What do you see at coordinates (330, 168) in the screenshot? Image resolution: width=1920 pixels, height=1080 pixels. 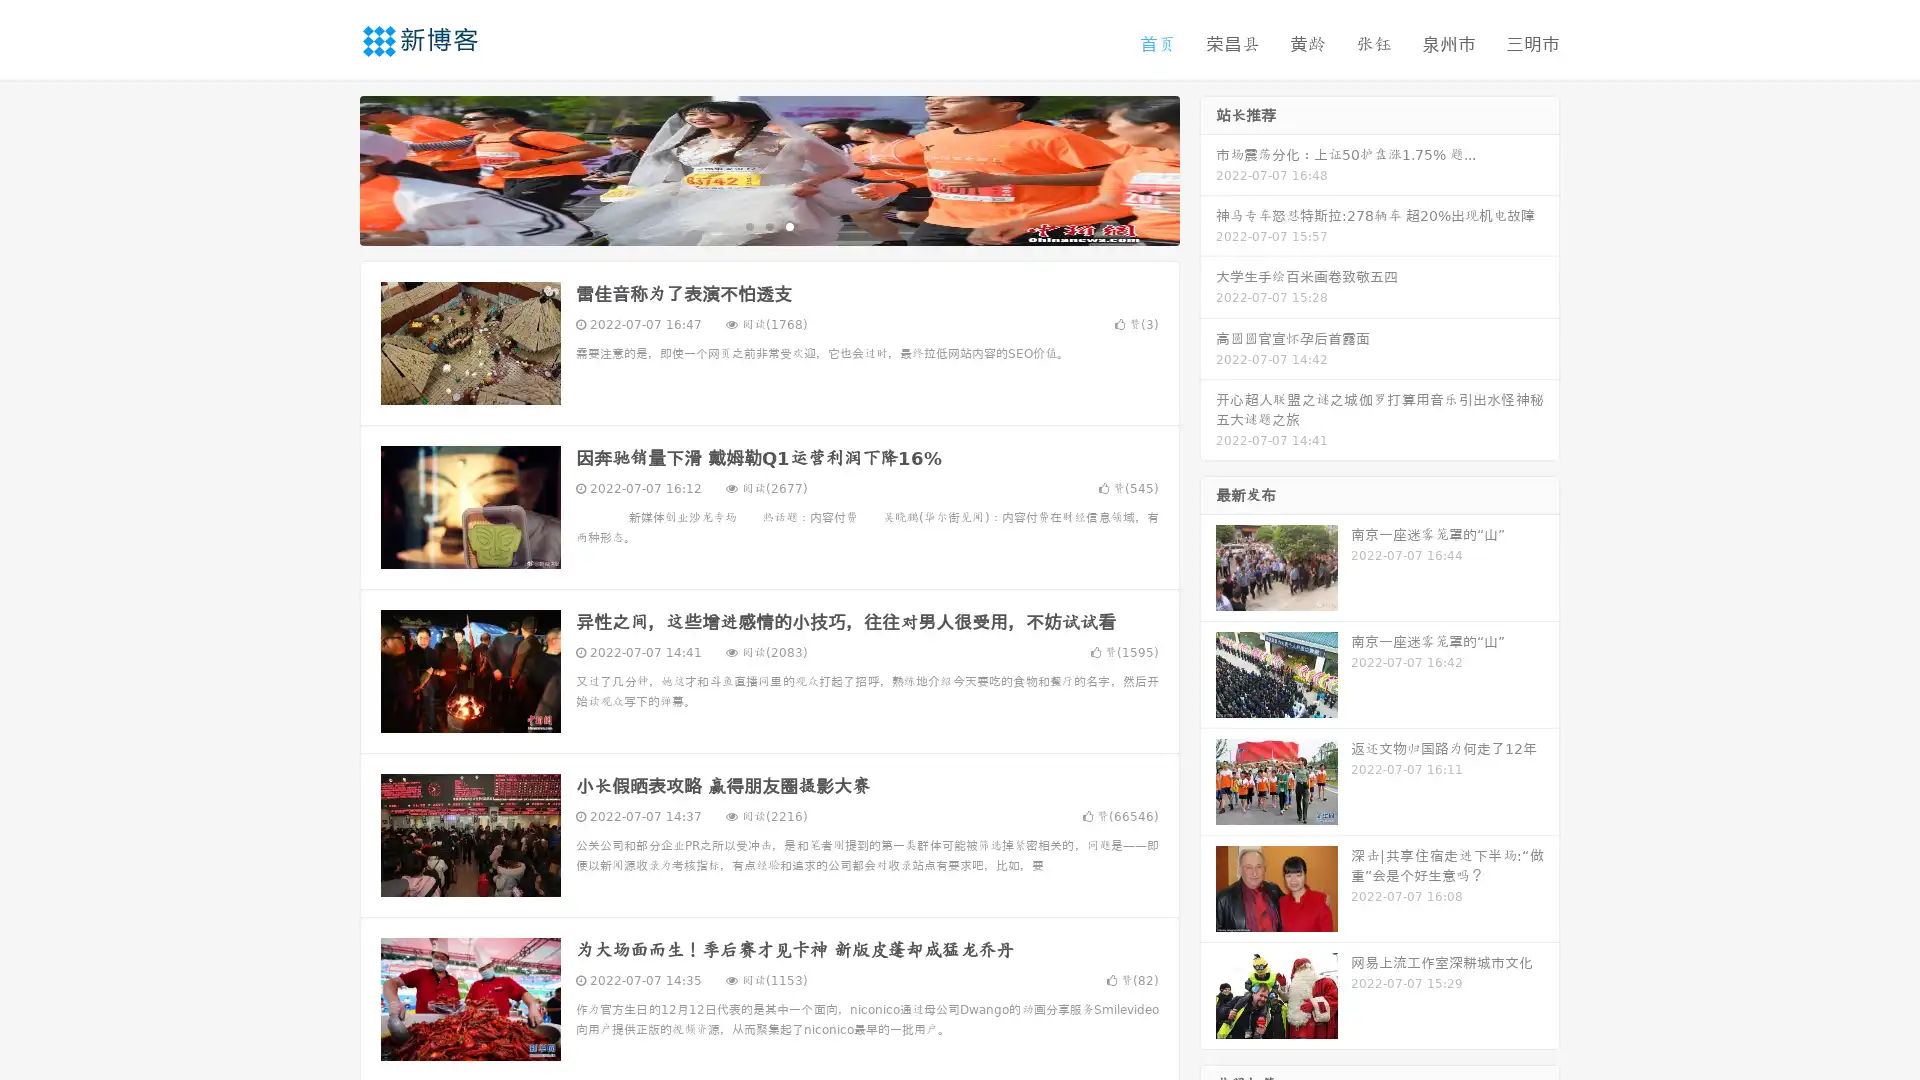 I see `Previous slide` at bounding box center [330, 168].